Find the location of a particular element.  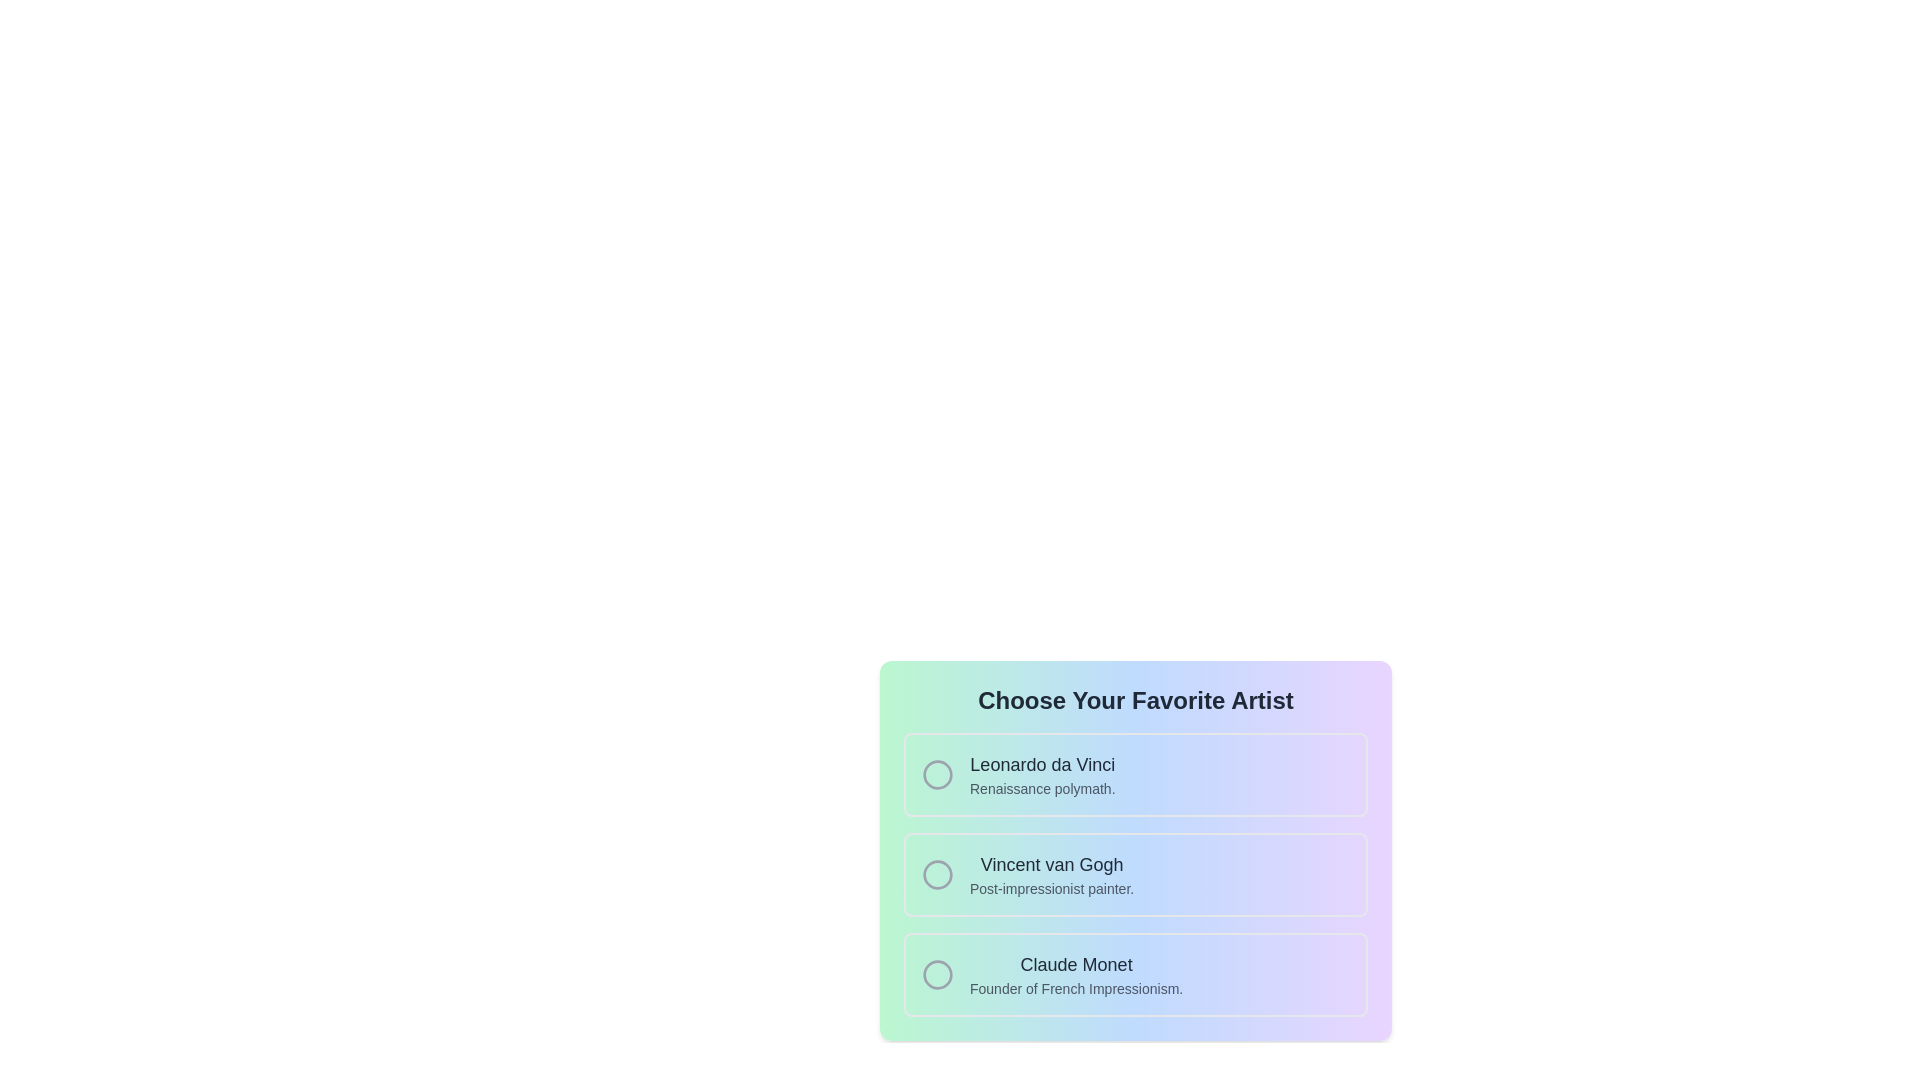

text content of the text block displaying 'Claude Monet' and 'Founder of French Impressionism.' located in the third item of a vertically-stacked list beneath 'Vincent van Gogh' is located at coordinates (1075, 974).